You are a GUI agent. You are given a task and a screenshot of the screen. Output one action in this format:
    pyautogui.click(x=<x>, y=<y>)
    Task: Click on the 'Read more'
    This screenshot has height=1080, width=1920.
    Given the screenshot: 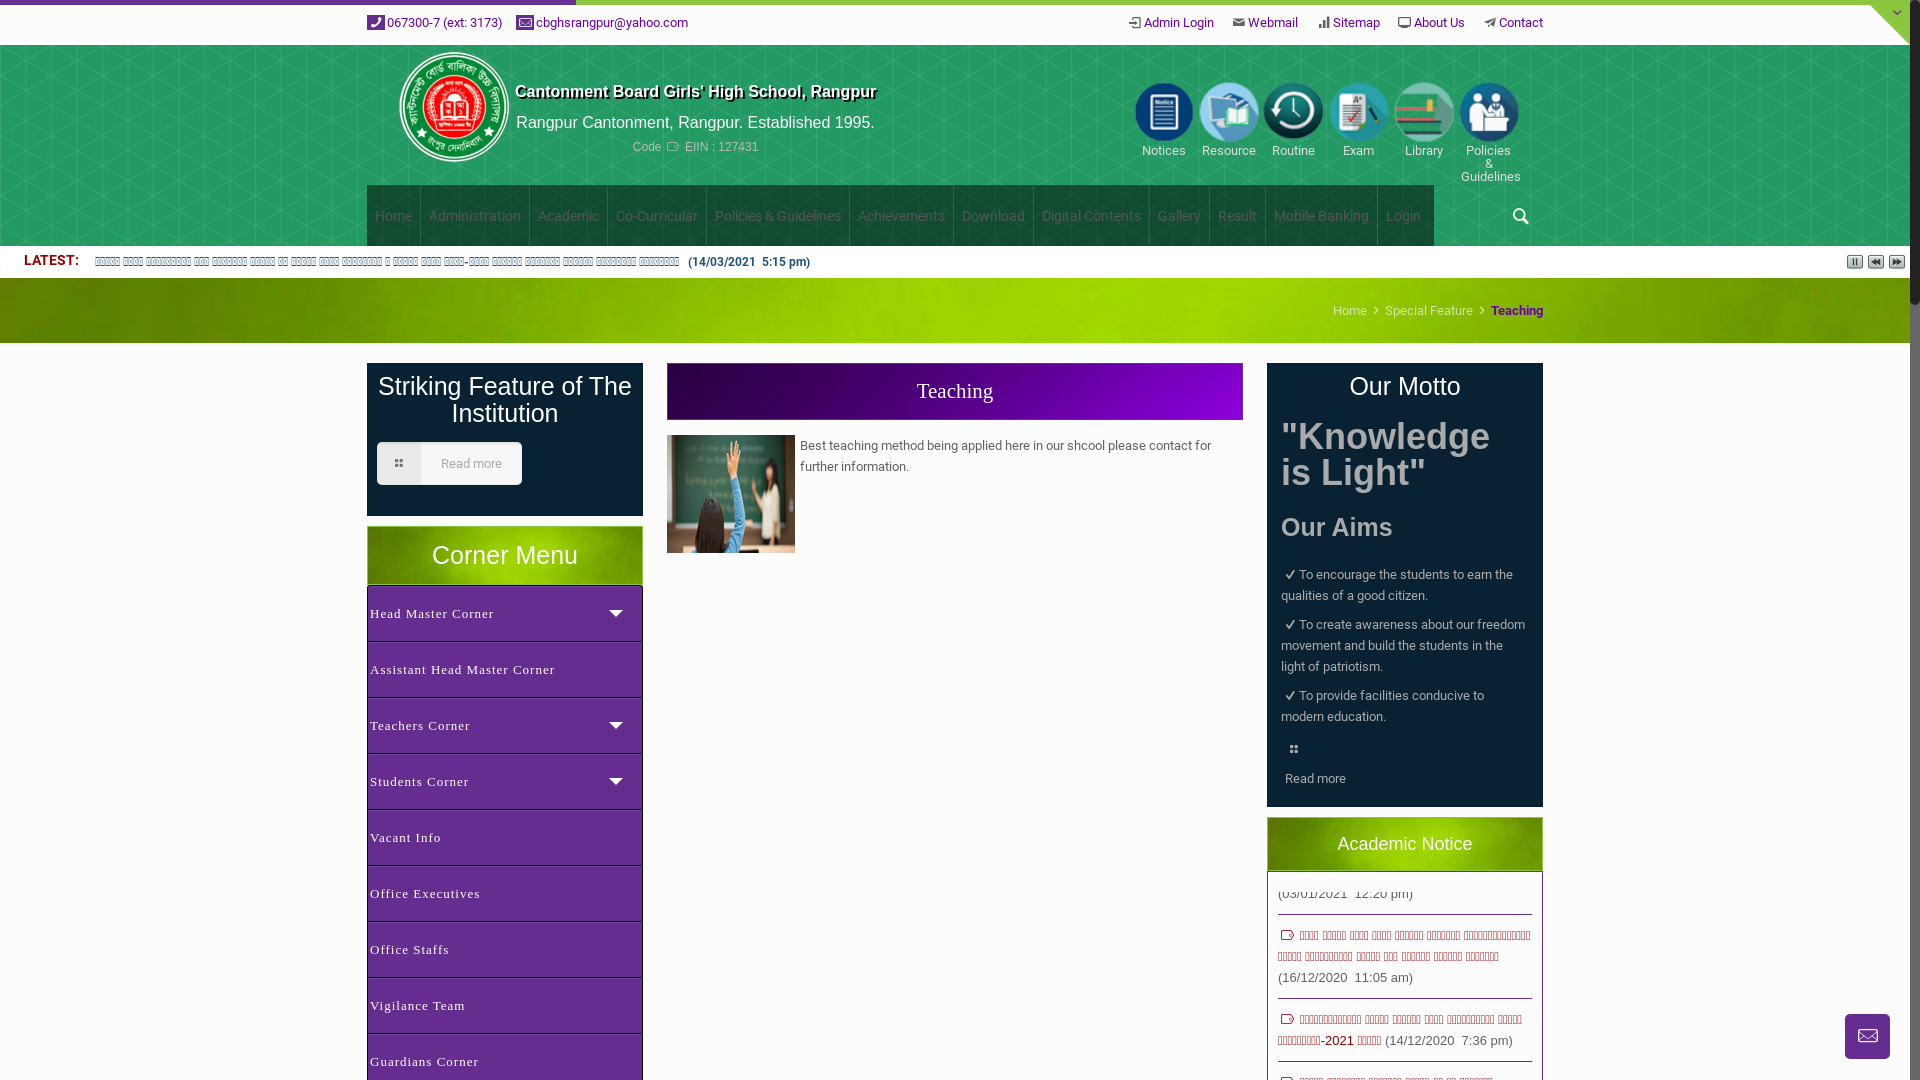 What is the action you would take?
    pyautogui.click(x=448, y=463)
    